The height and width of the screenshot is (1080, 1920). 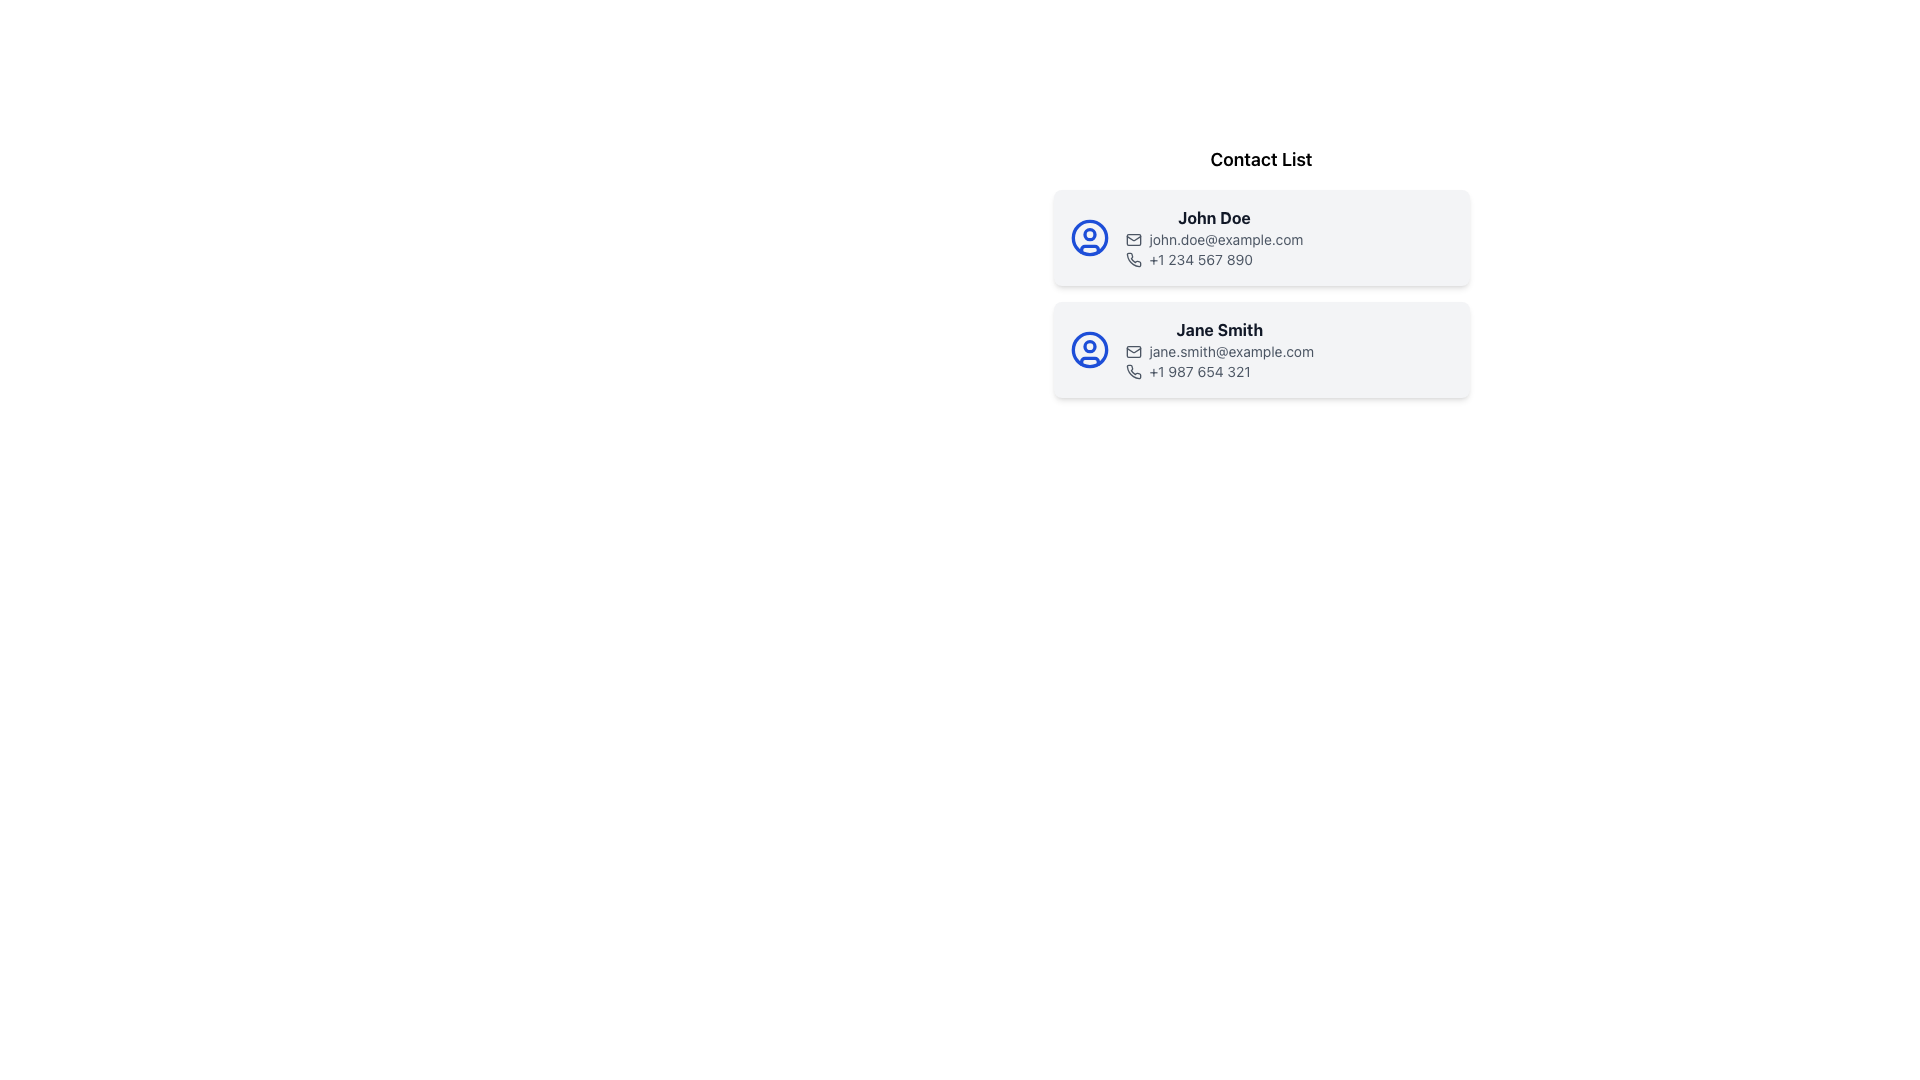 What do you see at coordinates (1133, 238) in the screenshot?
I see `the email icon graphic that is part of the envelope icon, which represents email functionality, located beside the name John Doe in the contact list` at bounding box center [1133, 238].